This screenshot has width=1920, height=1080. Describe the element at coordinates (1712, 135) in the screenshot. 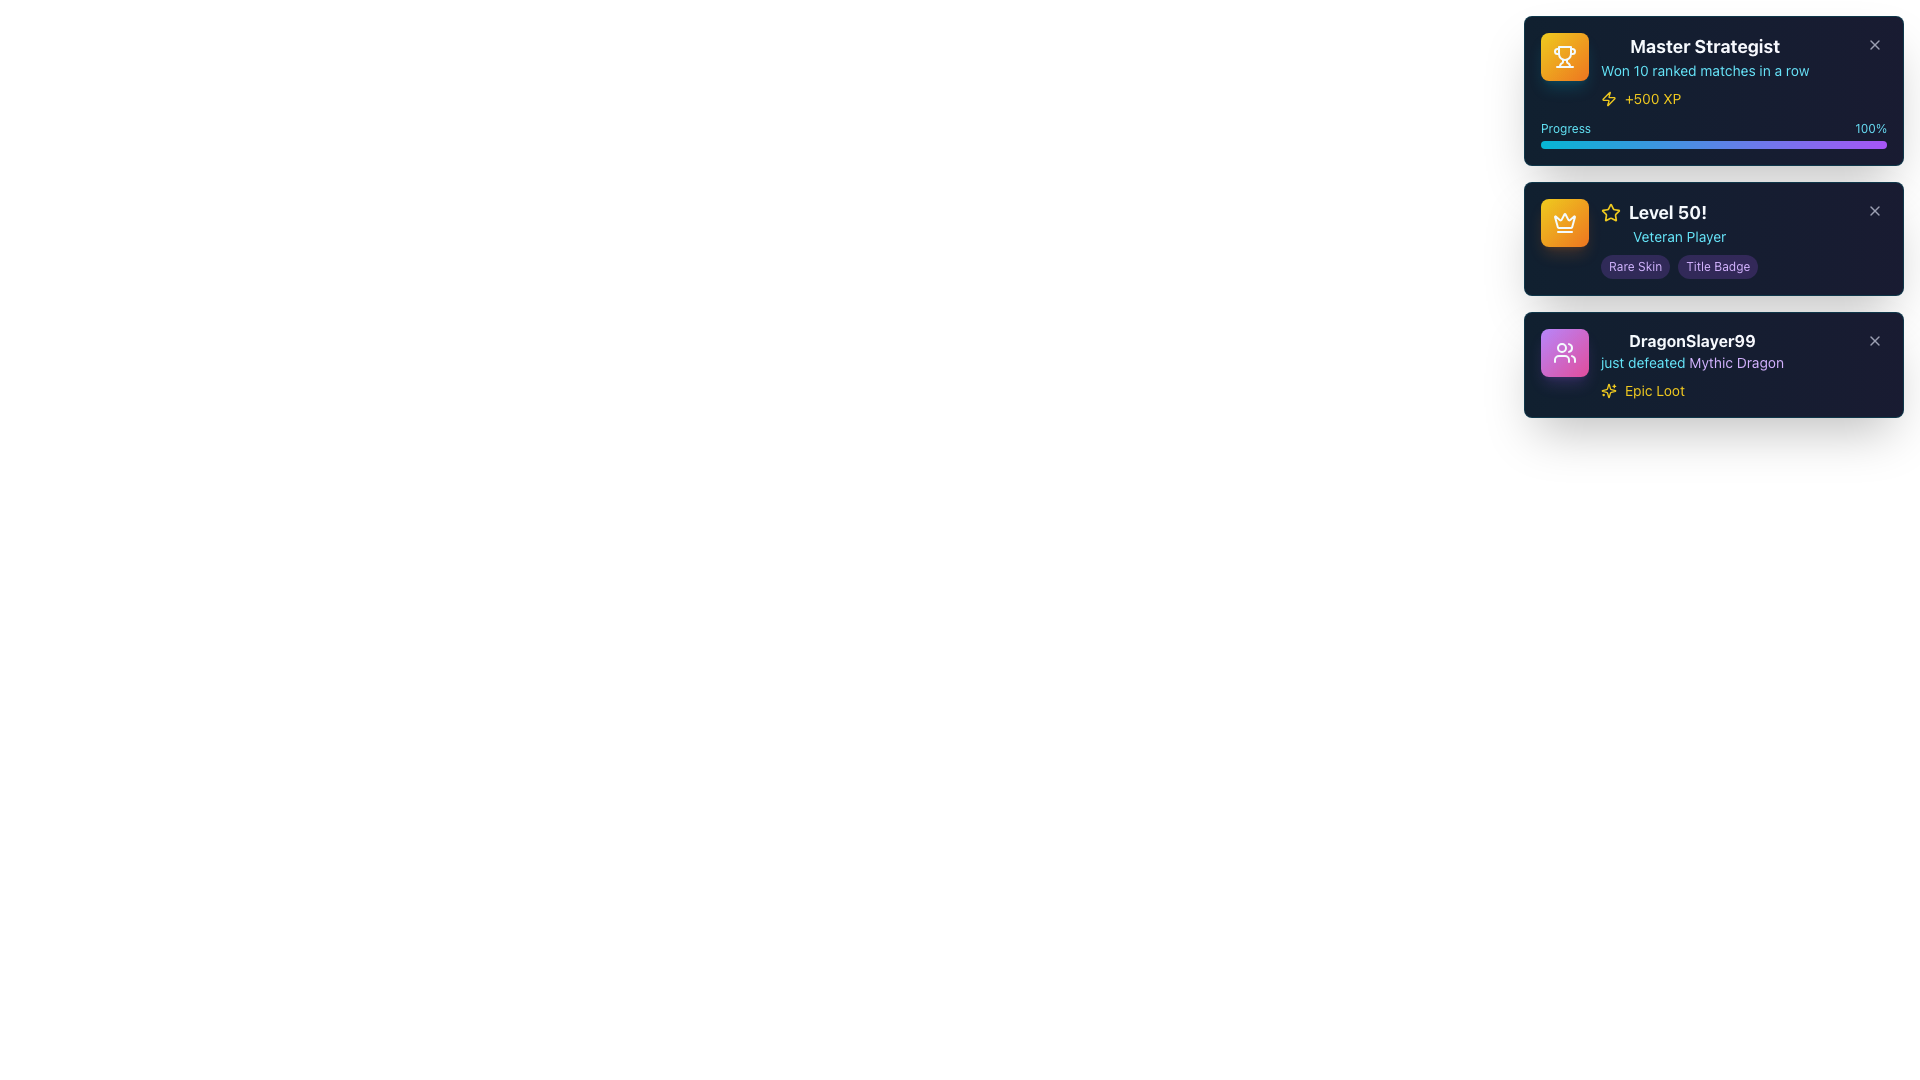

I see `the Progress Bar located in the lower portion of the 'Master Strategist' card, positioned directly below the '+500 XP' text` at that location.